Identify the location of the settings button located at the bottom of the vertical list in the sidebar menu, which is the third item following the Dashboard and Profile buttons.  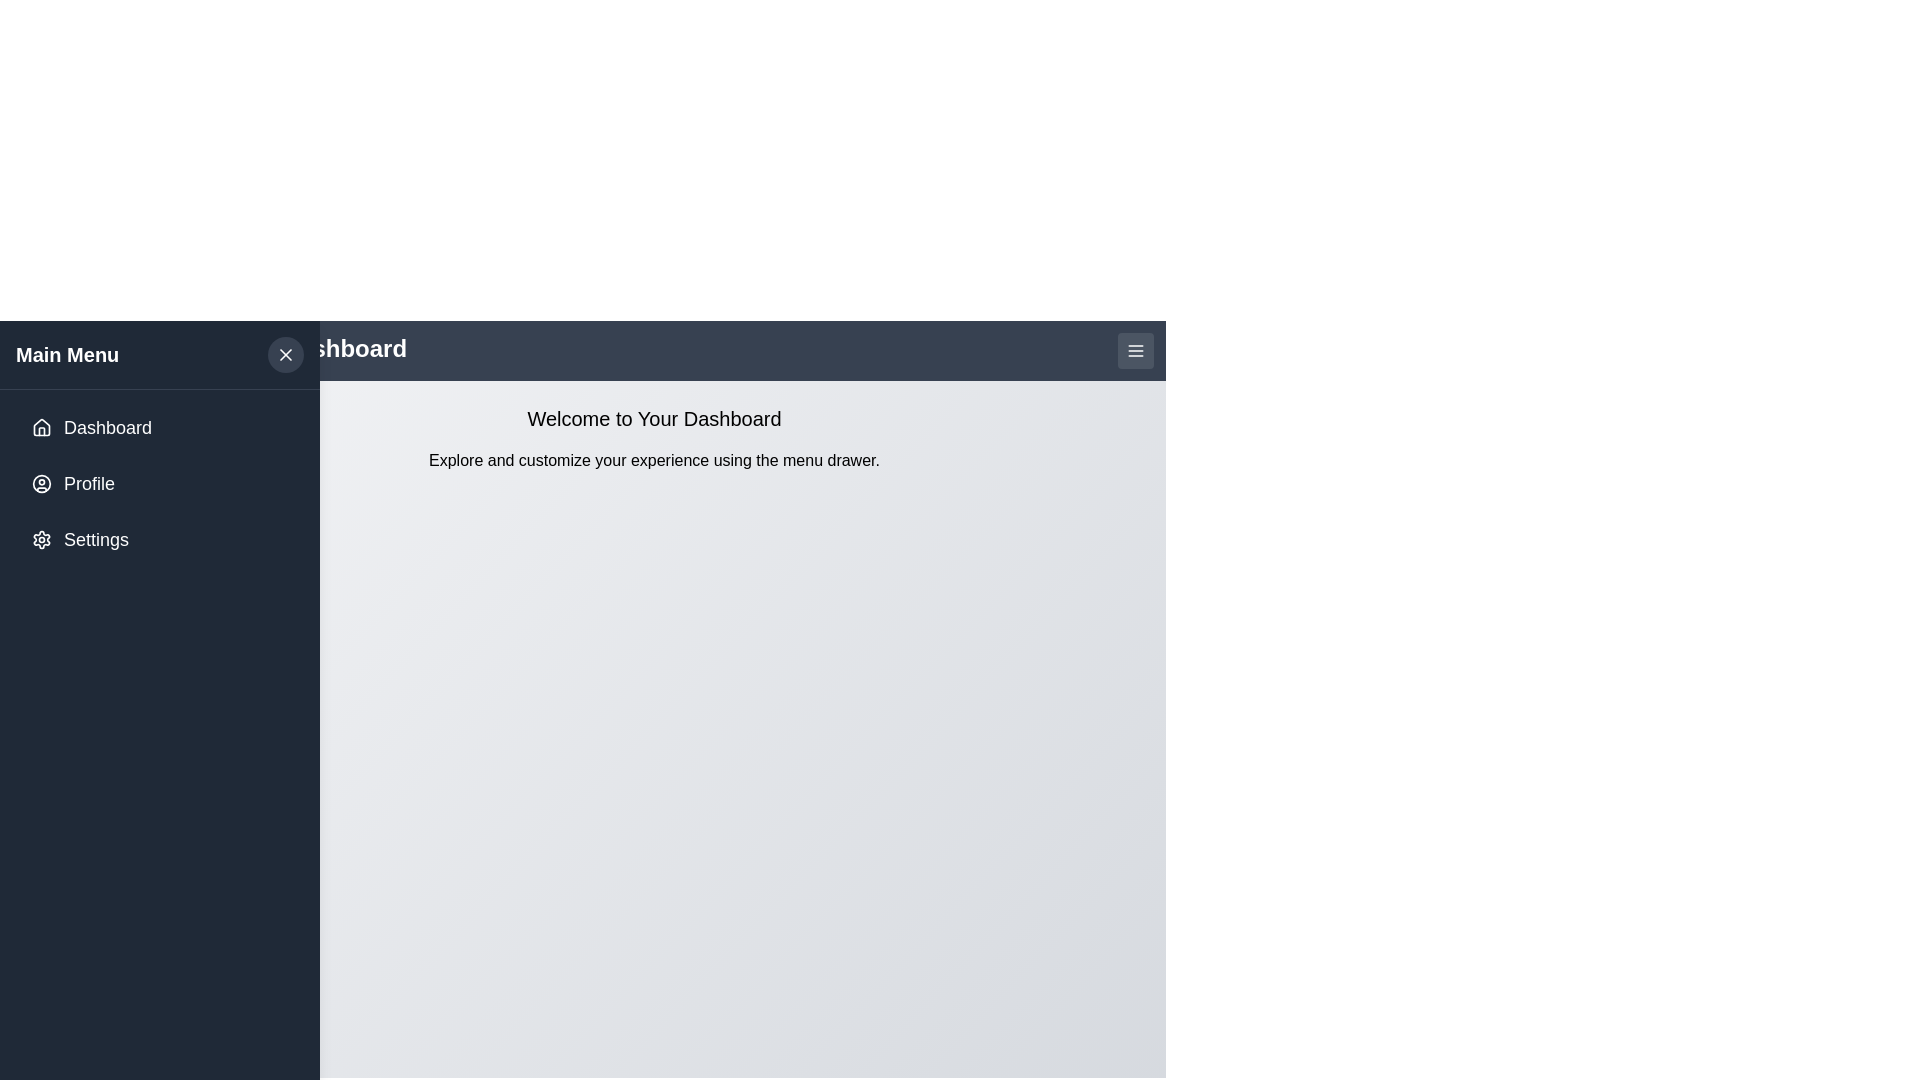
(158, 540).